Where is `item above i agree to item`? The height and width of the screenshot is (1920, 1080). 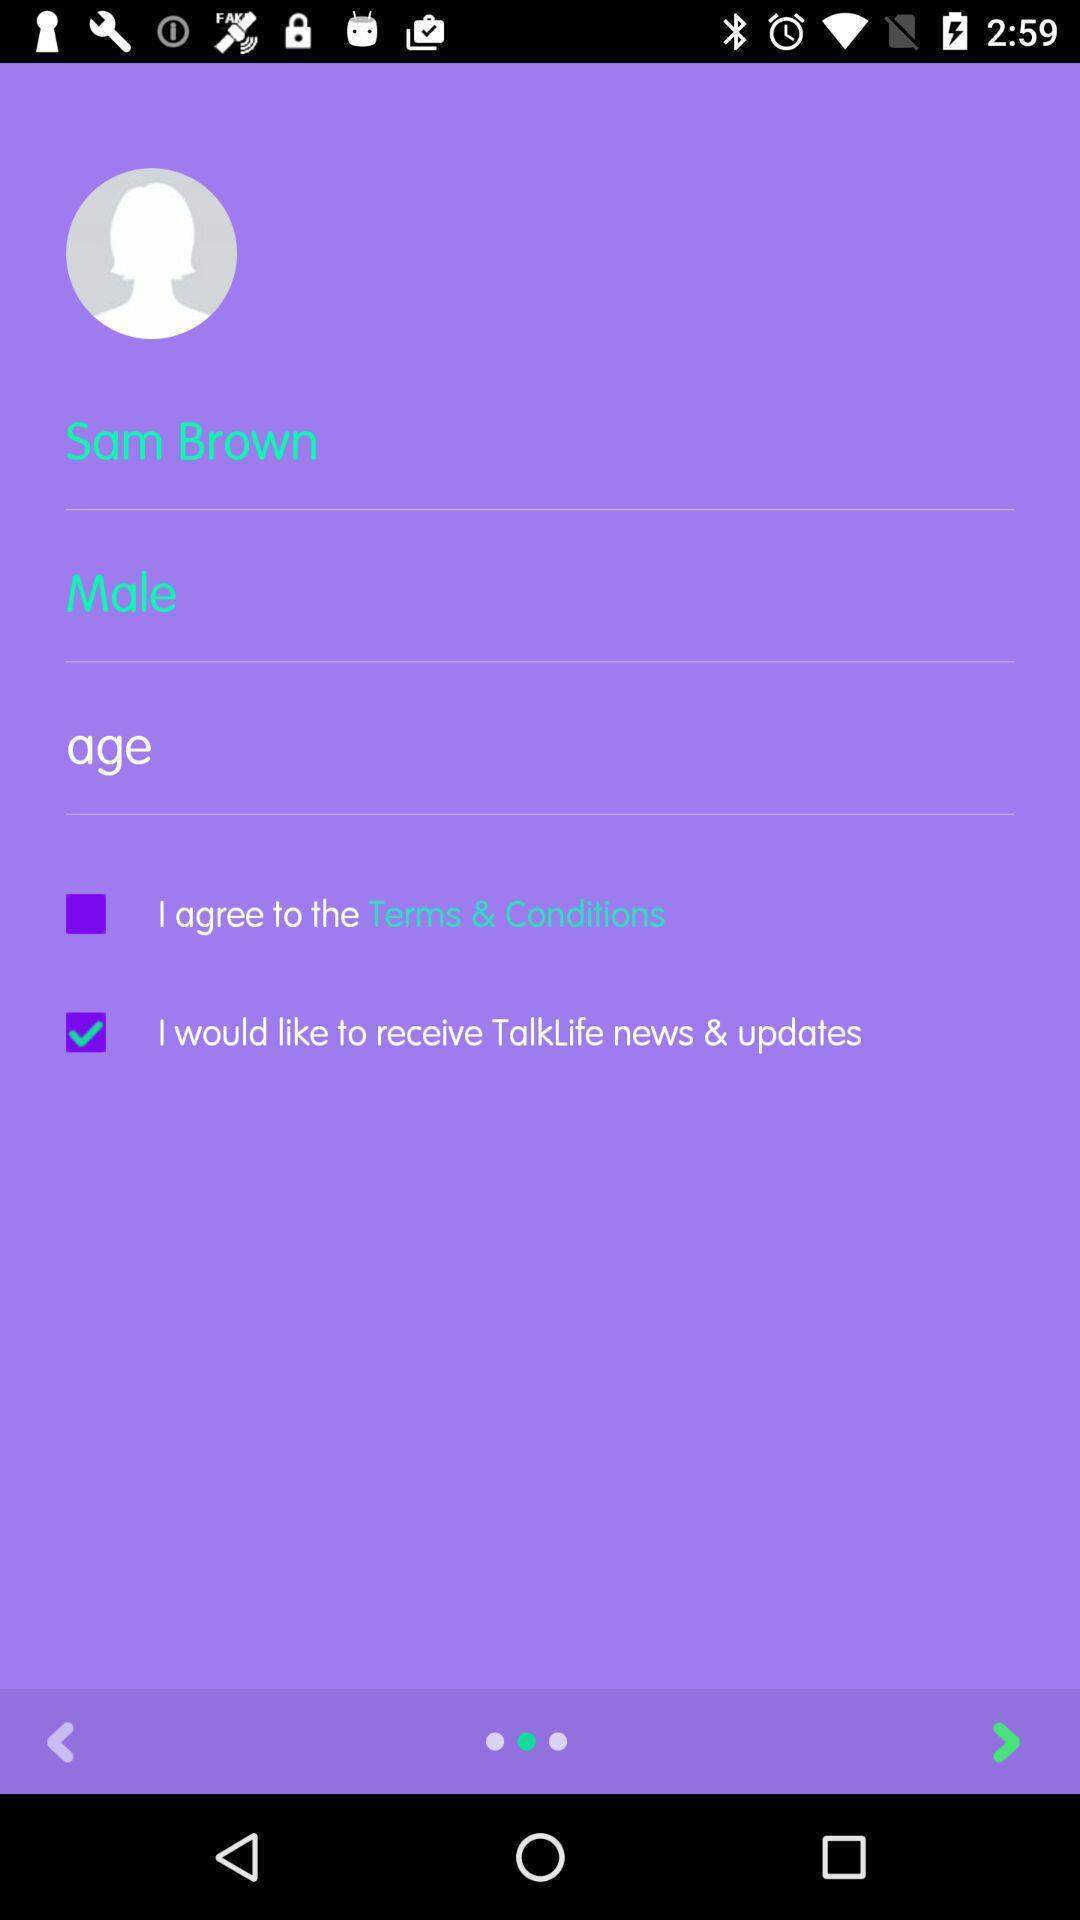 item above i agree to item is located at coordinates (540, 761).